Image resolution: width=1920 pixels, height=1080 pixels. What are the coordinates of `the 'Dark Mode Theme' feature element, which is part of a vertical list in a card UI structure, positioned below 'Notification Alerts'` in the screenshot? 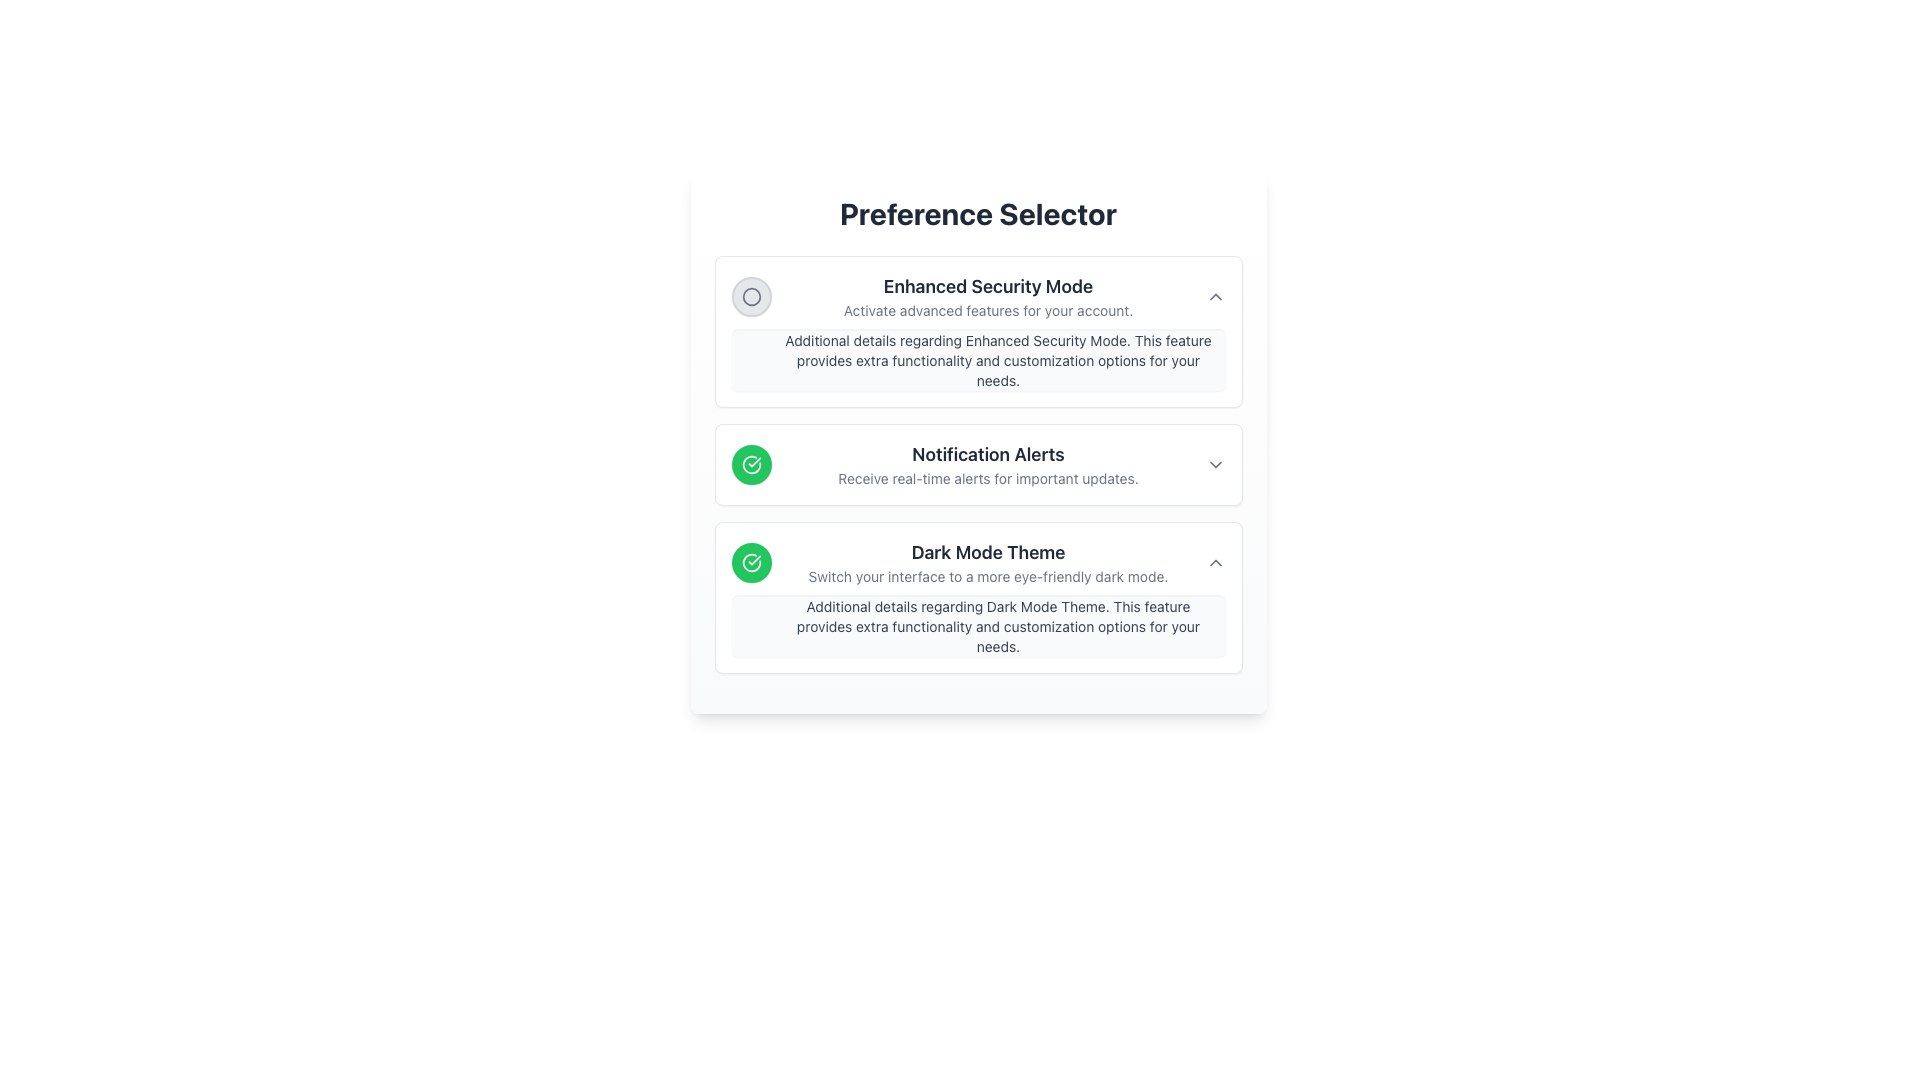 It's located at (978, 563).